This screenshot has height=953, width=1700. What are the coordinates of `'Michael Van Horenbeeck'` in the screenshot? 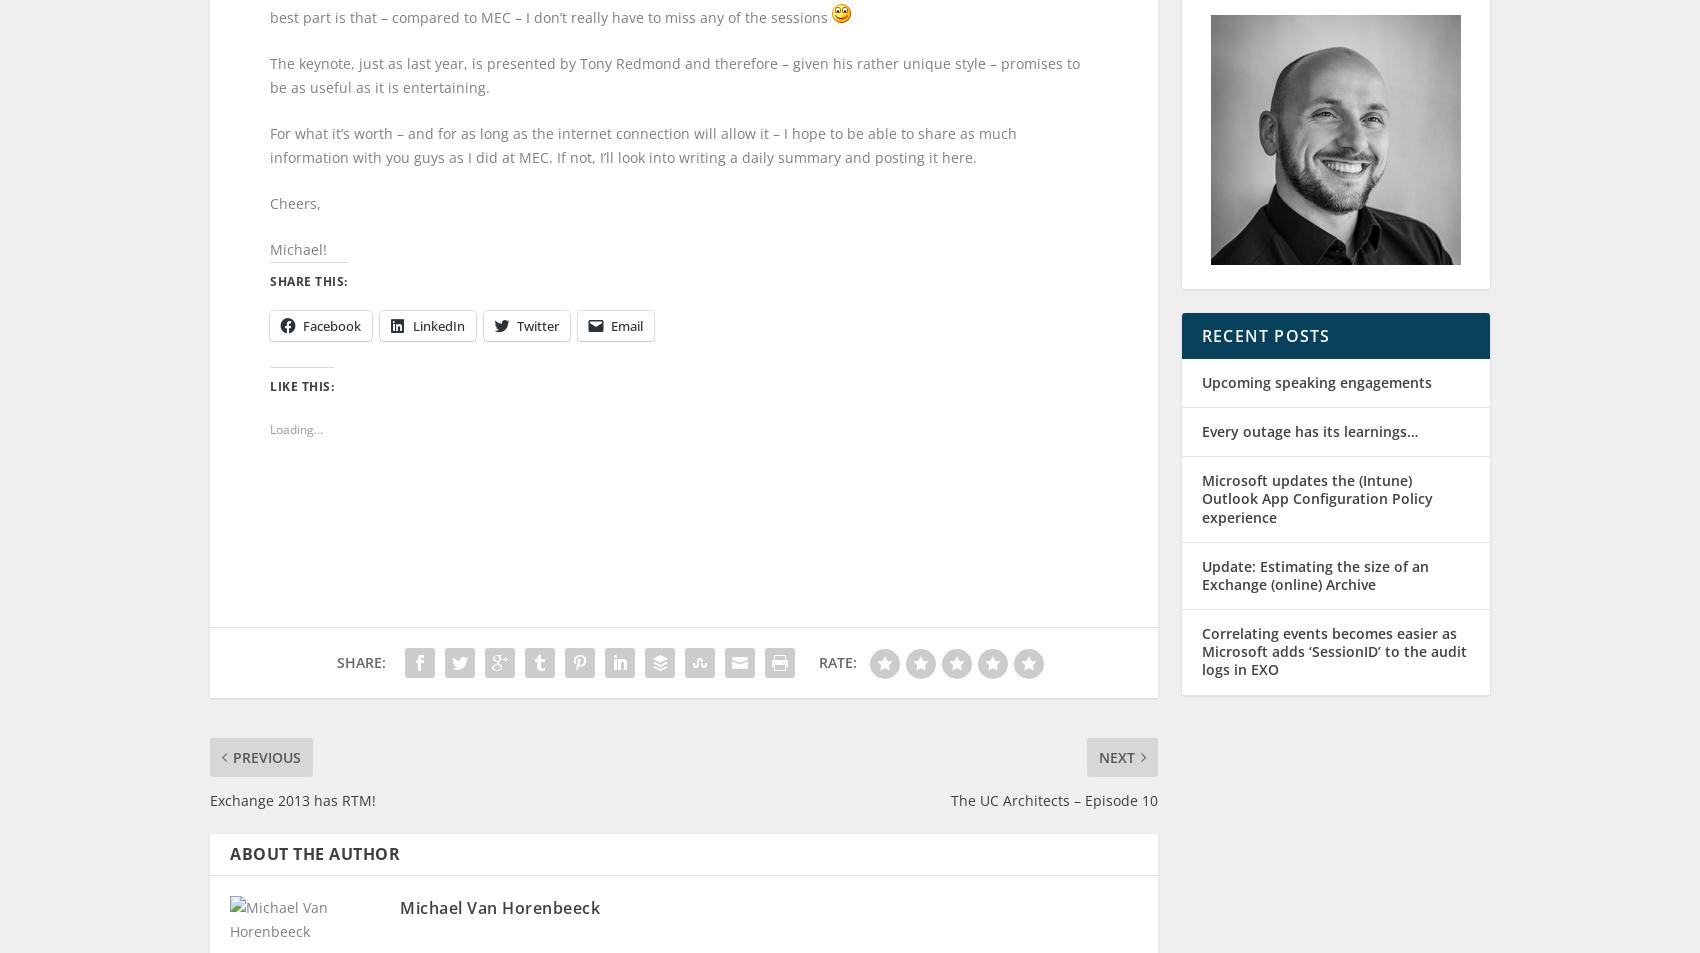 It's located at (499, 871).